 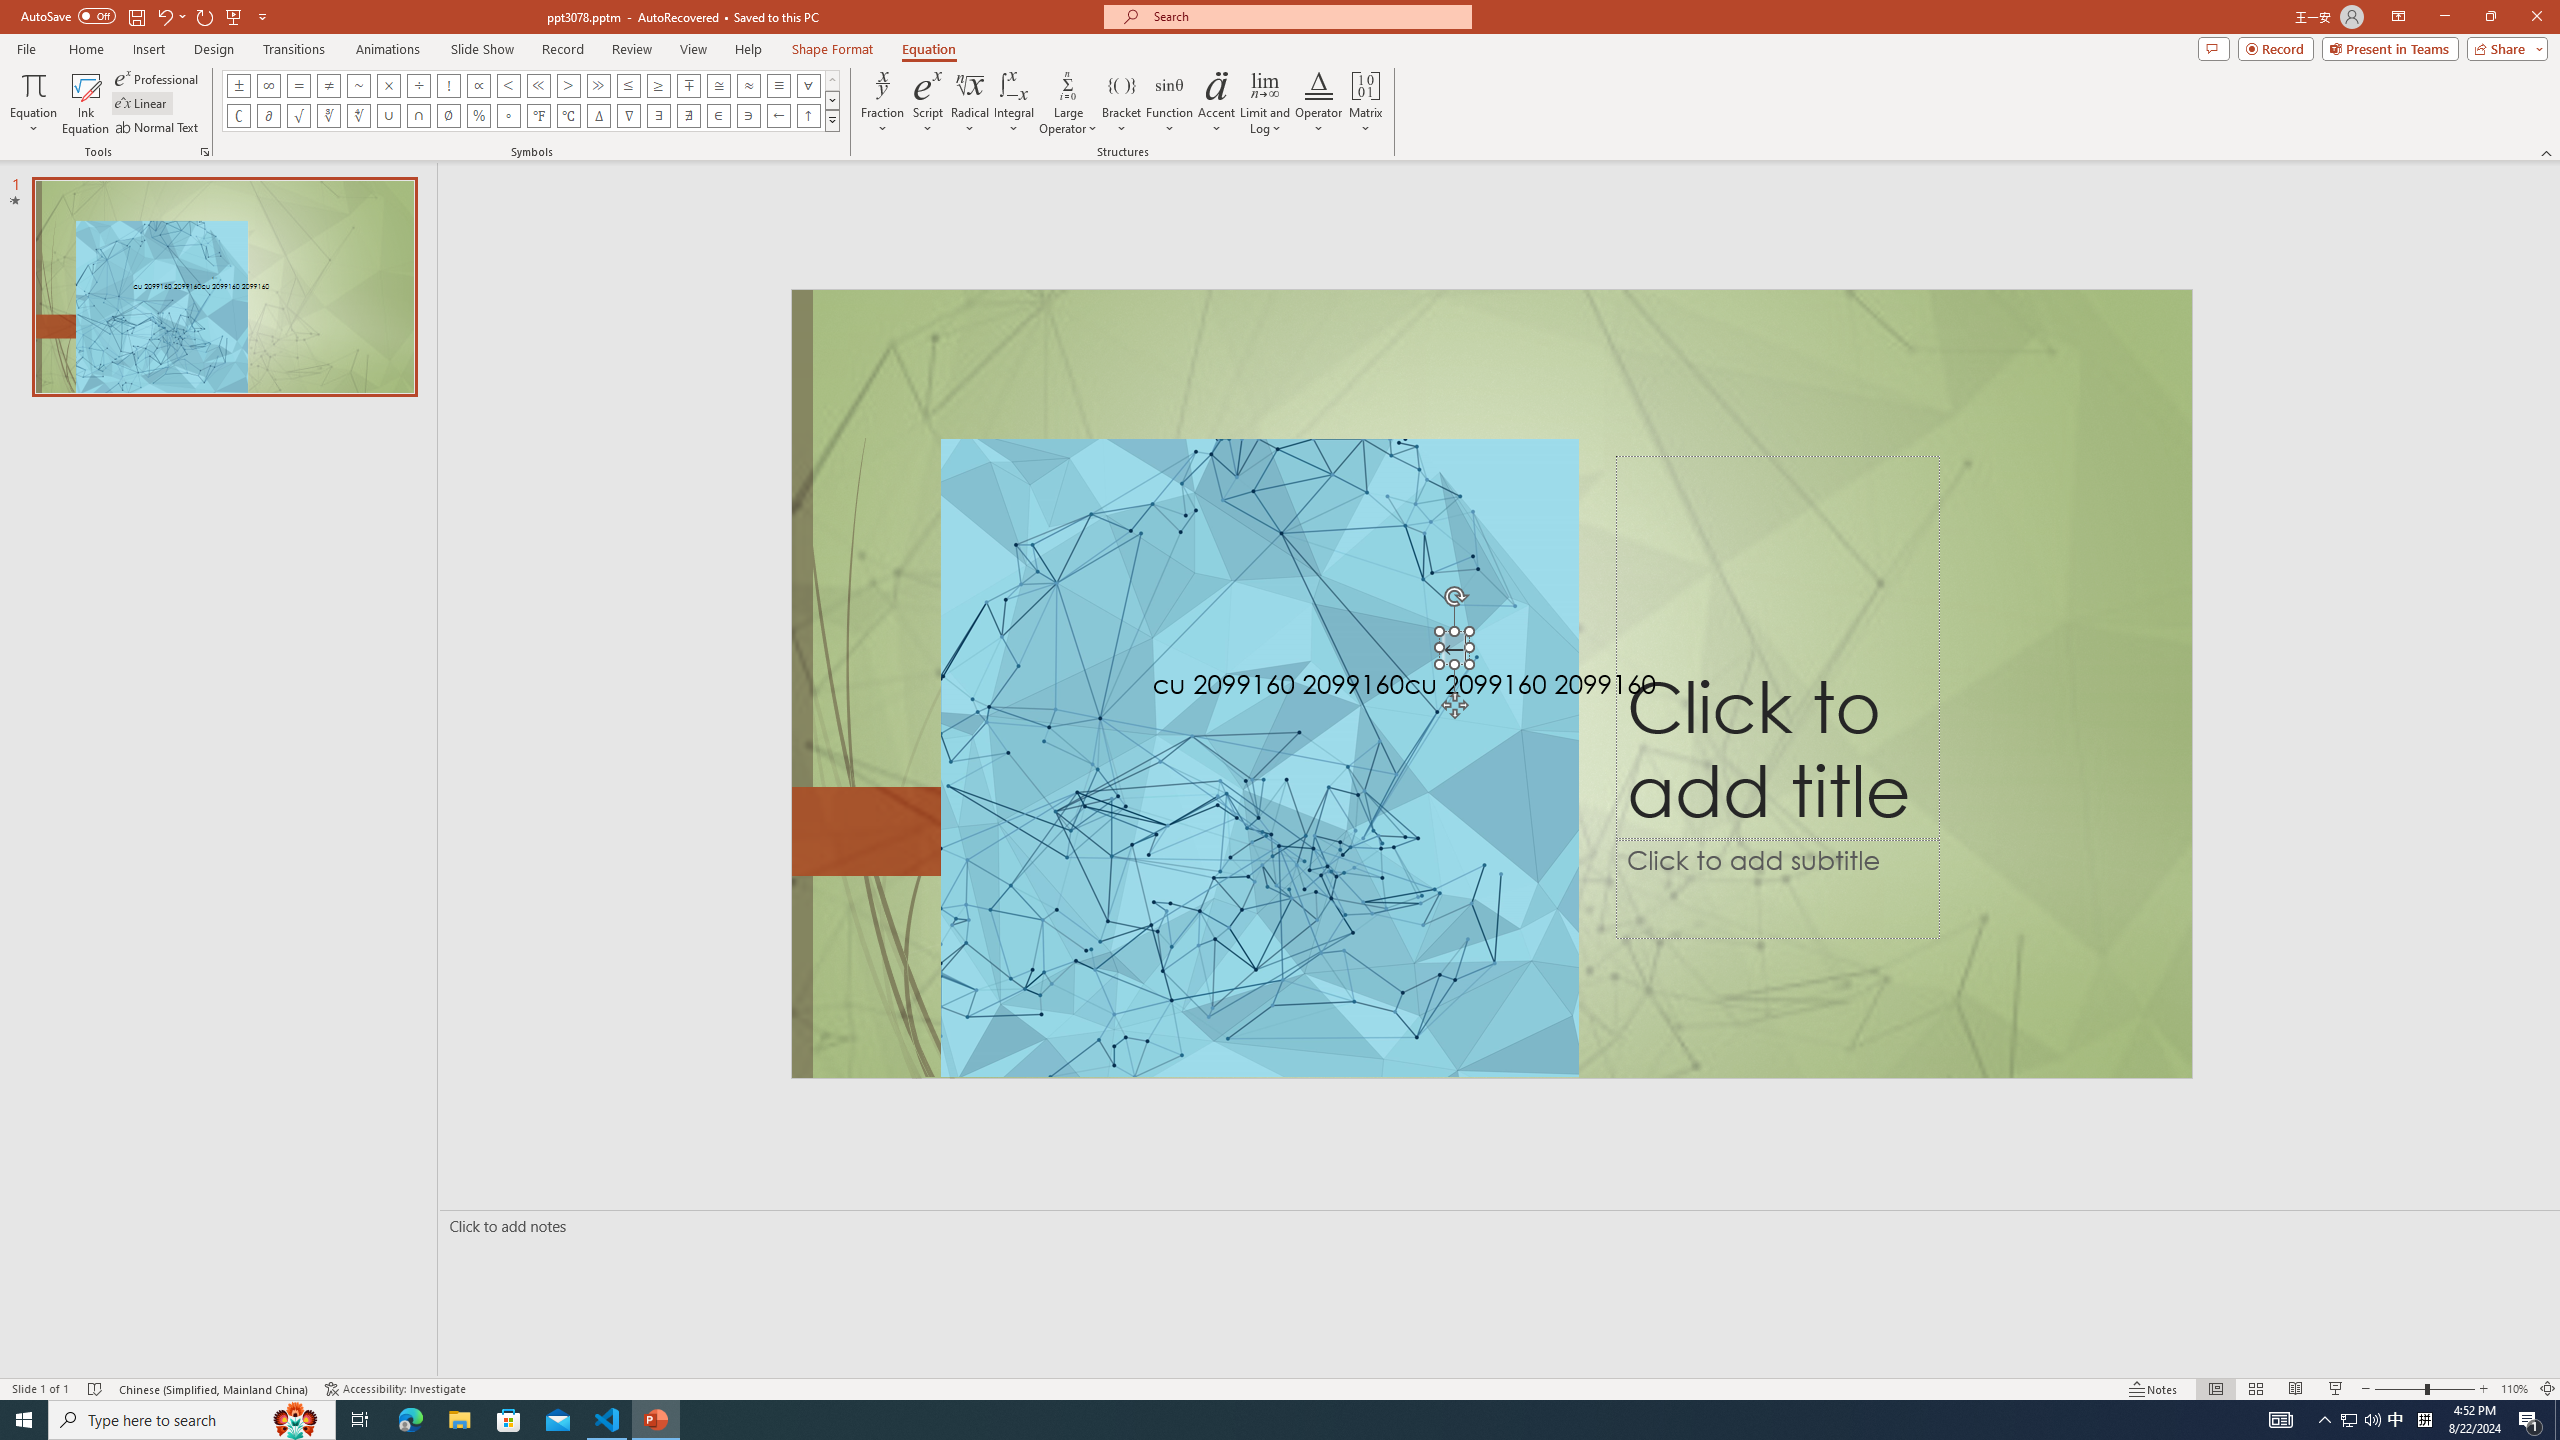 I want to click on 'Bracket', so click(x=1121, y=103).